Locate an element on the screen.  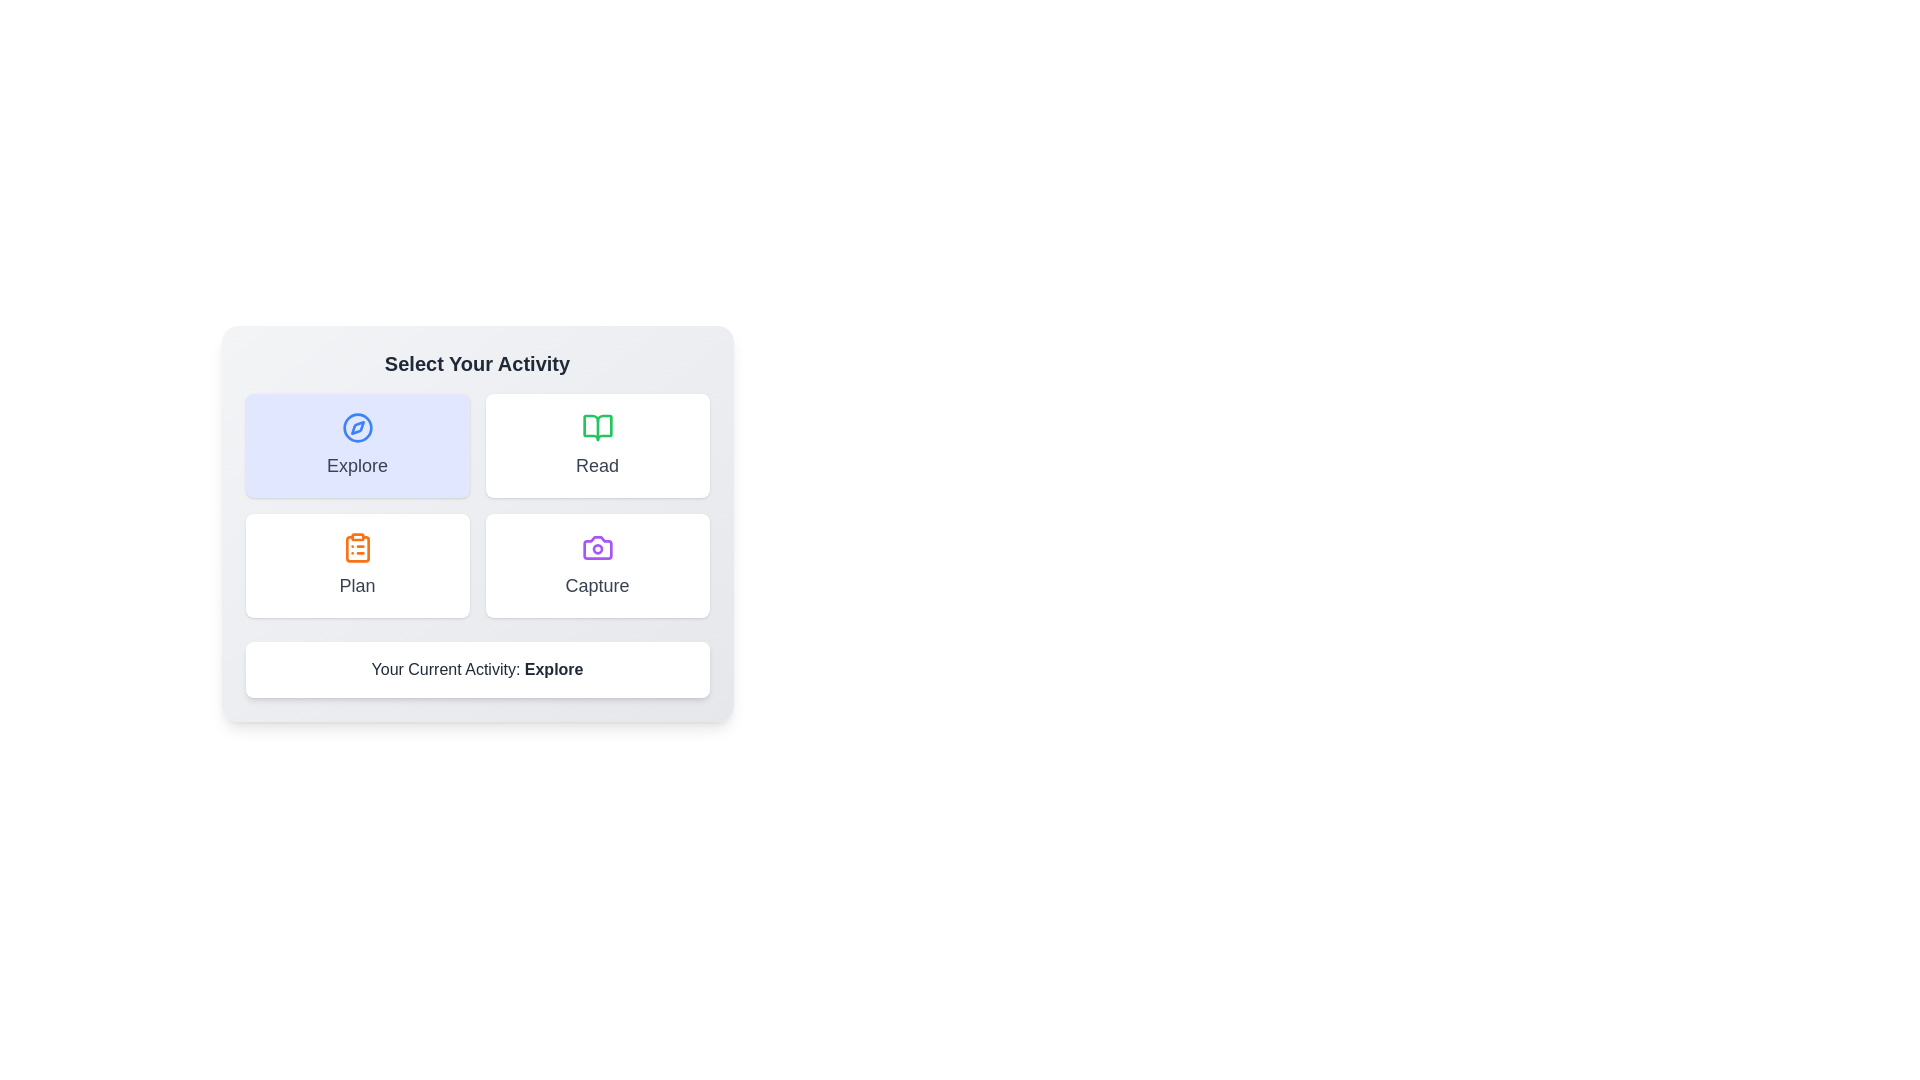
the button corresponding to the activity Read is located at coordinates (596, 445).